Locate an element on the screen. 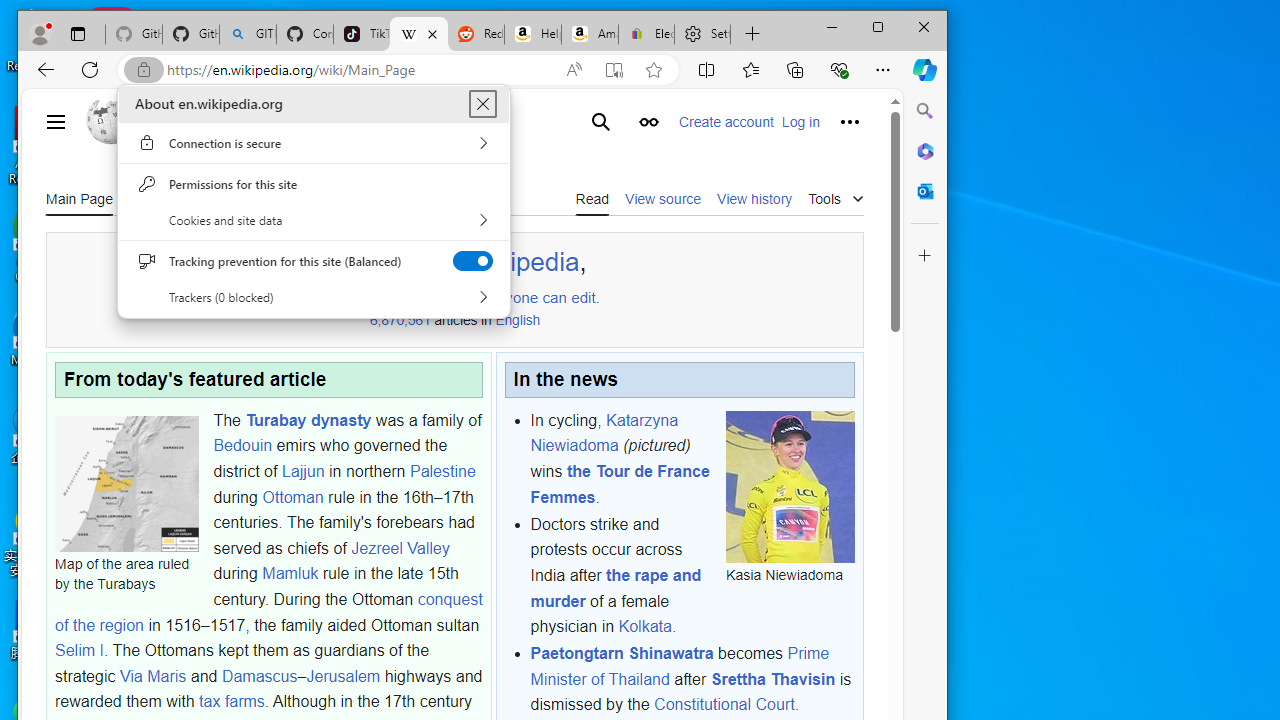  'Damascus' is located at coordinates (258, 675).